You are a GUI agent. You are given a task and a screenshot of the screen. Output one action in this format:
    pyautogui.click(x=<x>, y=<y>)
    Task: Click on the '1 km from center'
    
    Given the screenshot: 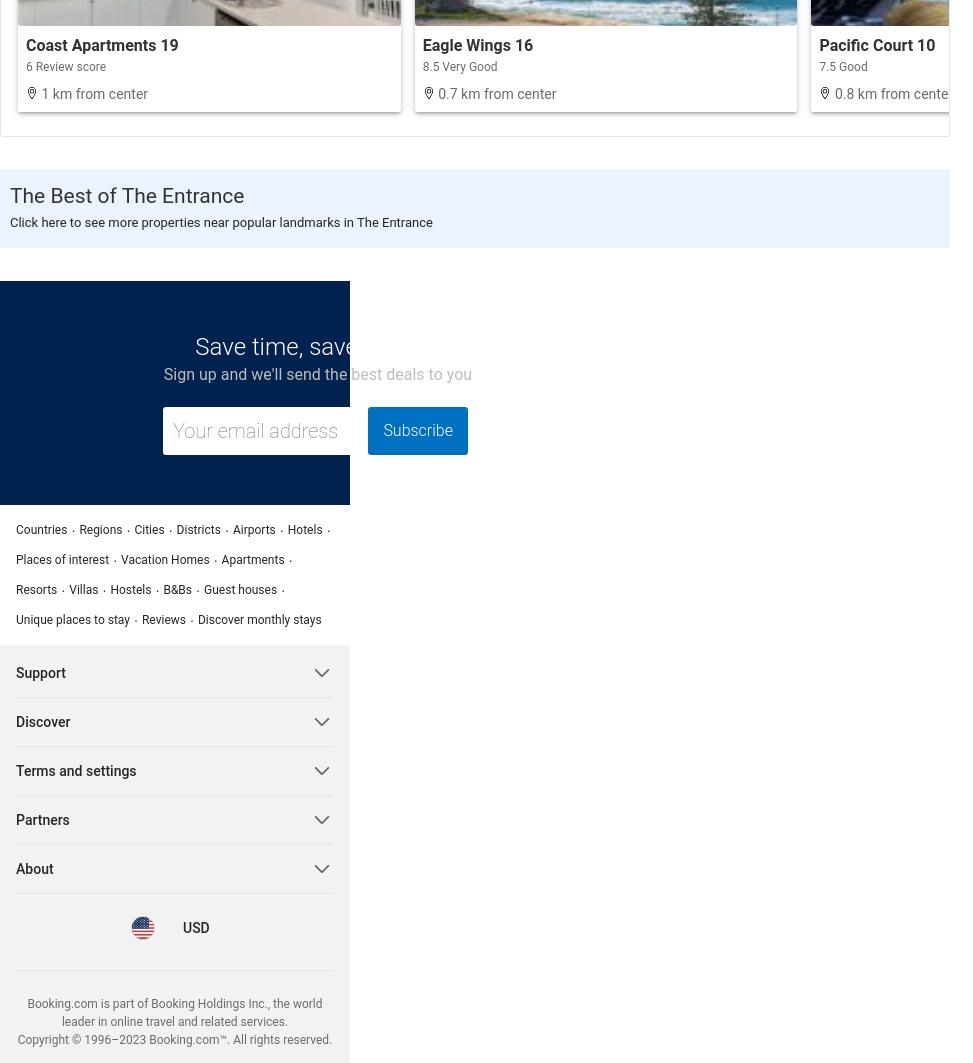 What is the action you would take?
    pyautogui.click(x=92, y=93)
    